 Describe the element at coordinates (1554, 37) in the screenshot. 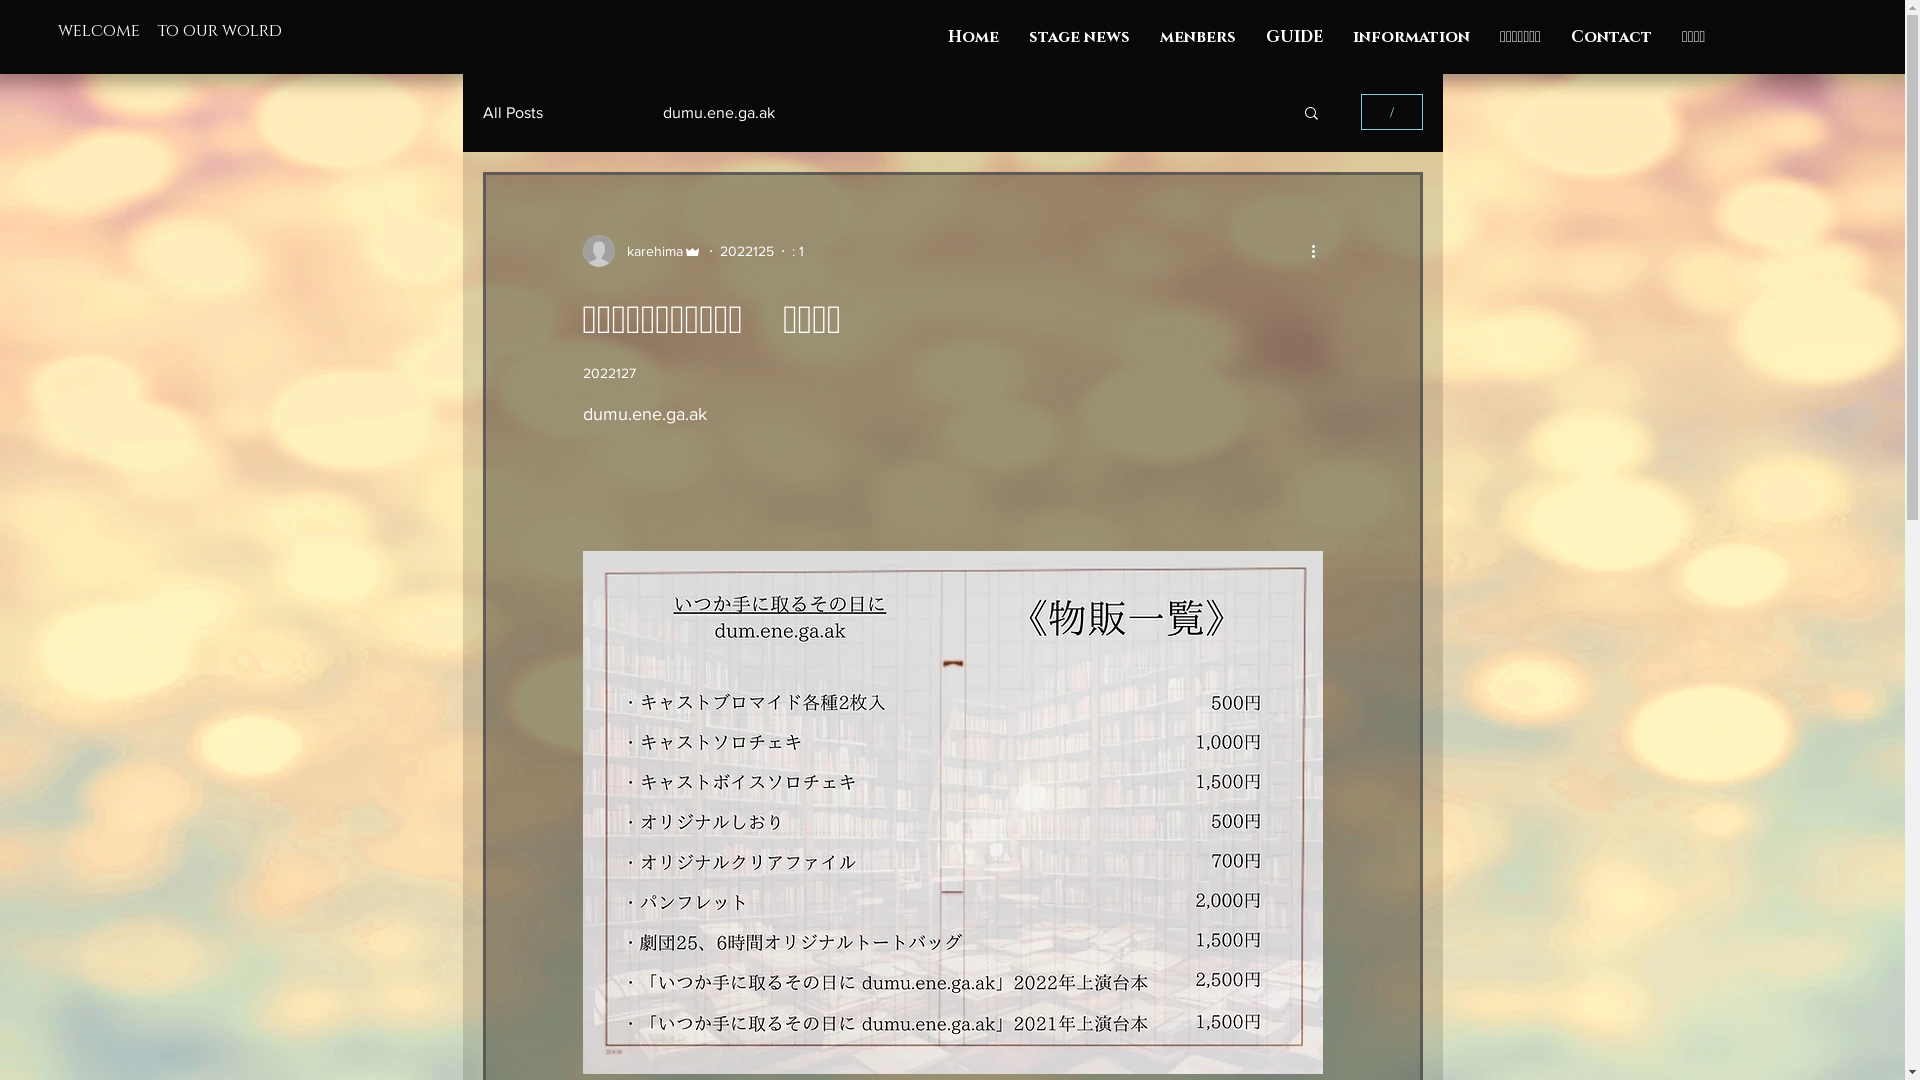

I see `'Contact'` at that location.